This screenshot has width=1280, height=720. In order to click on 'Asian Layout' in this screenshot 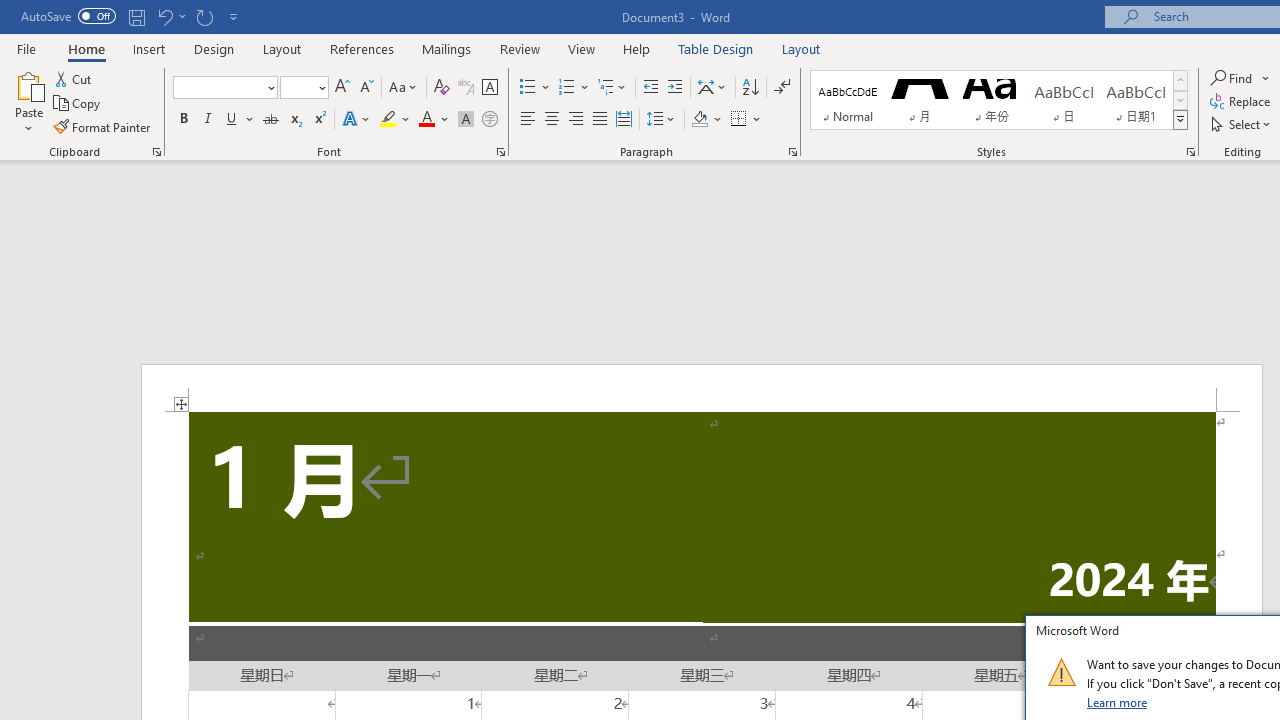, I will do `click(712, 86)`.